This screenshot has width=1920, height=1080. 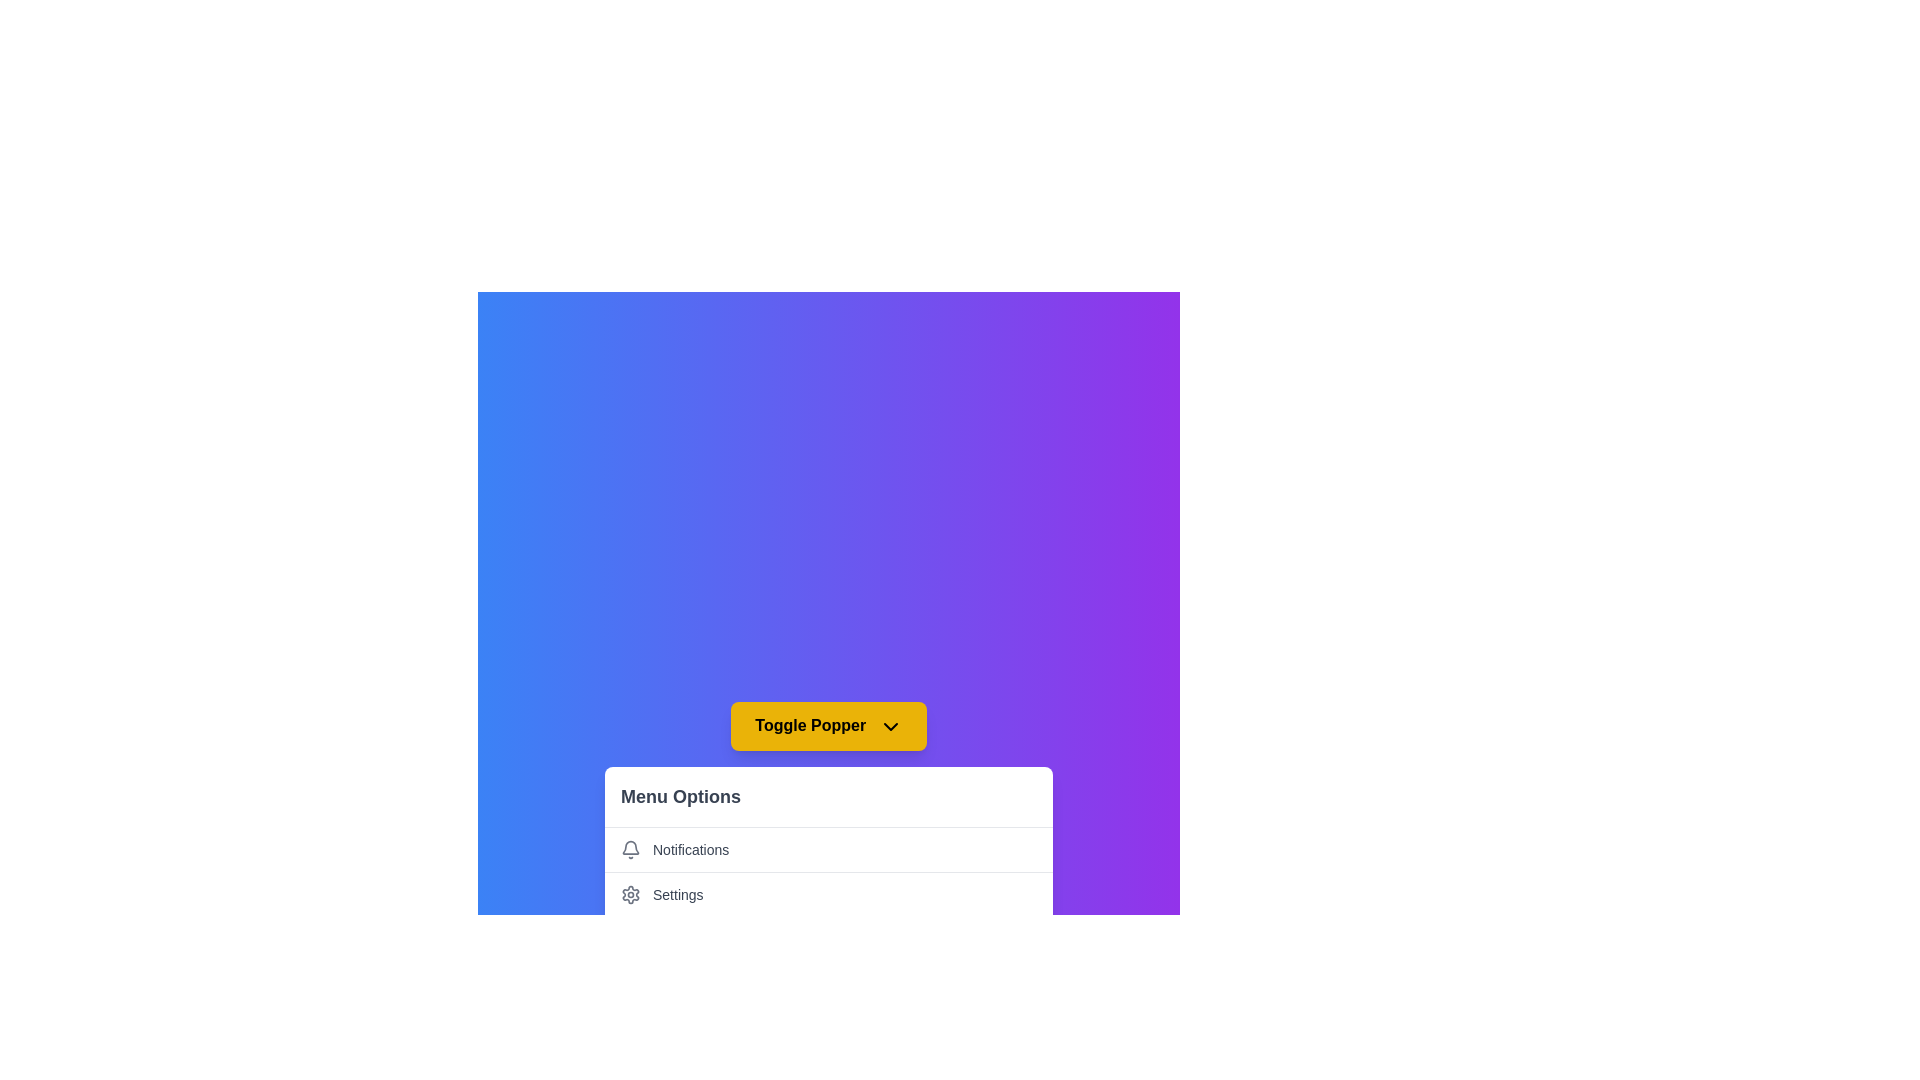 I want to click on the design of the Notifications icon, which is located at the leftmost part of the Notifications menu row, preceding the text label 'Notifications', so click(x=629, y=848).